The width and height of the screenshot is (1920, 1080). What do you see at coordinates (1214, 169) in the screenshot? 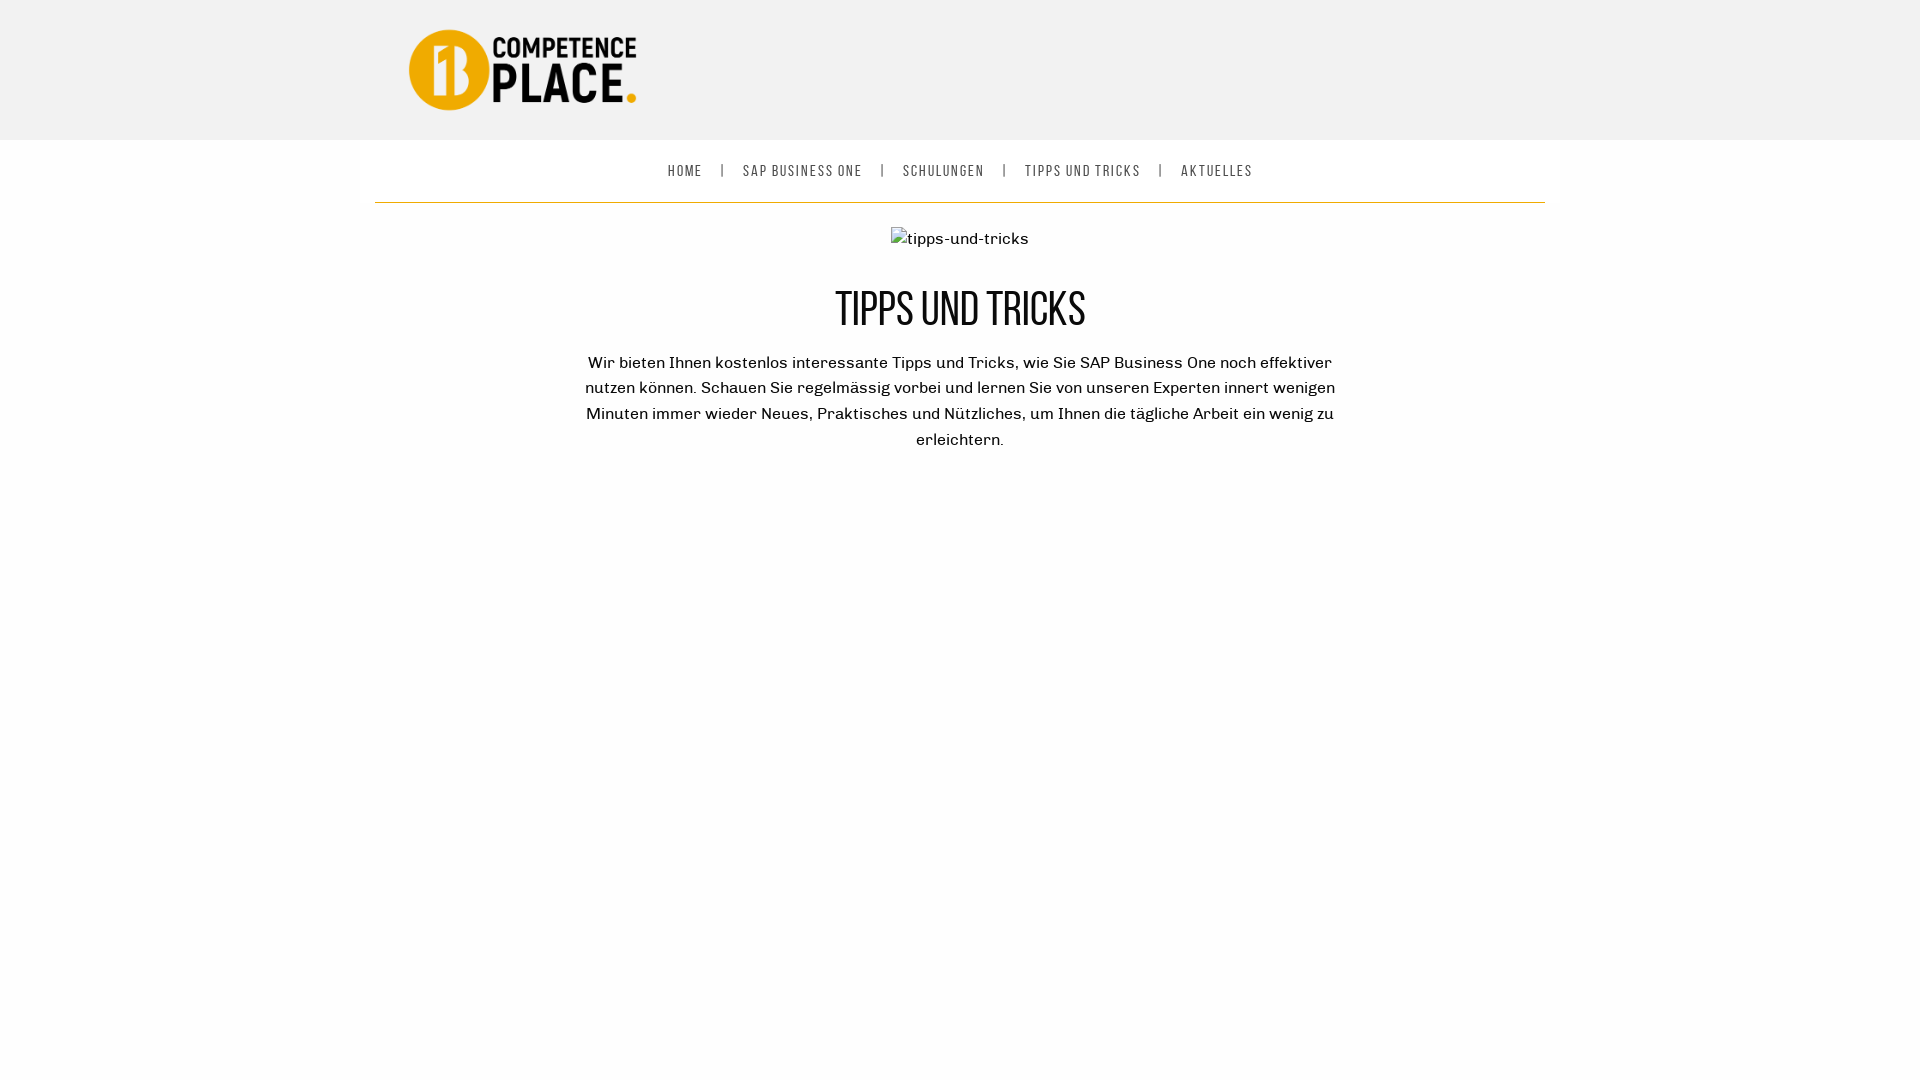
I see `'Aktuelles'` at bounding box center [1214, 169].